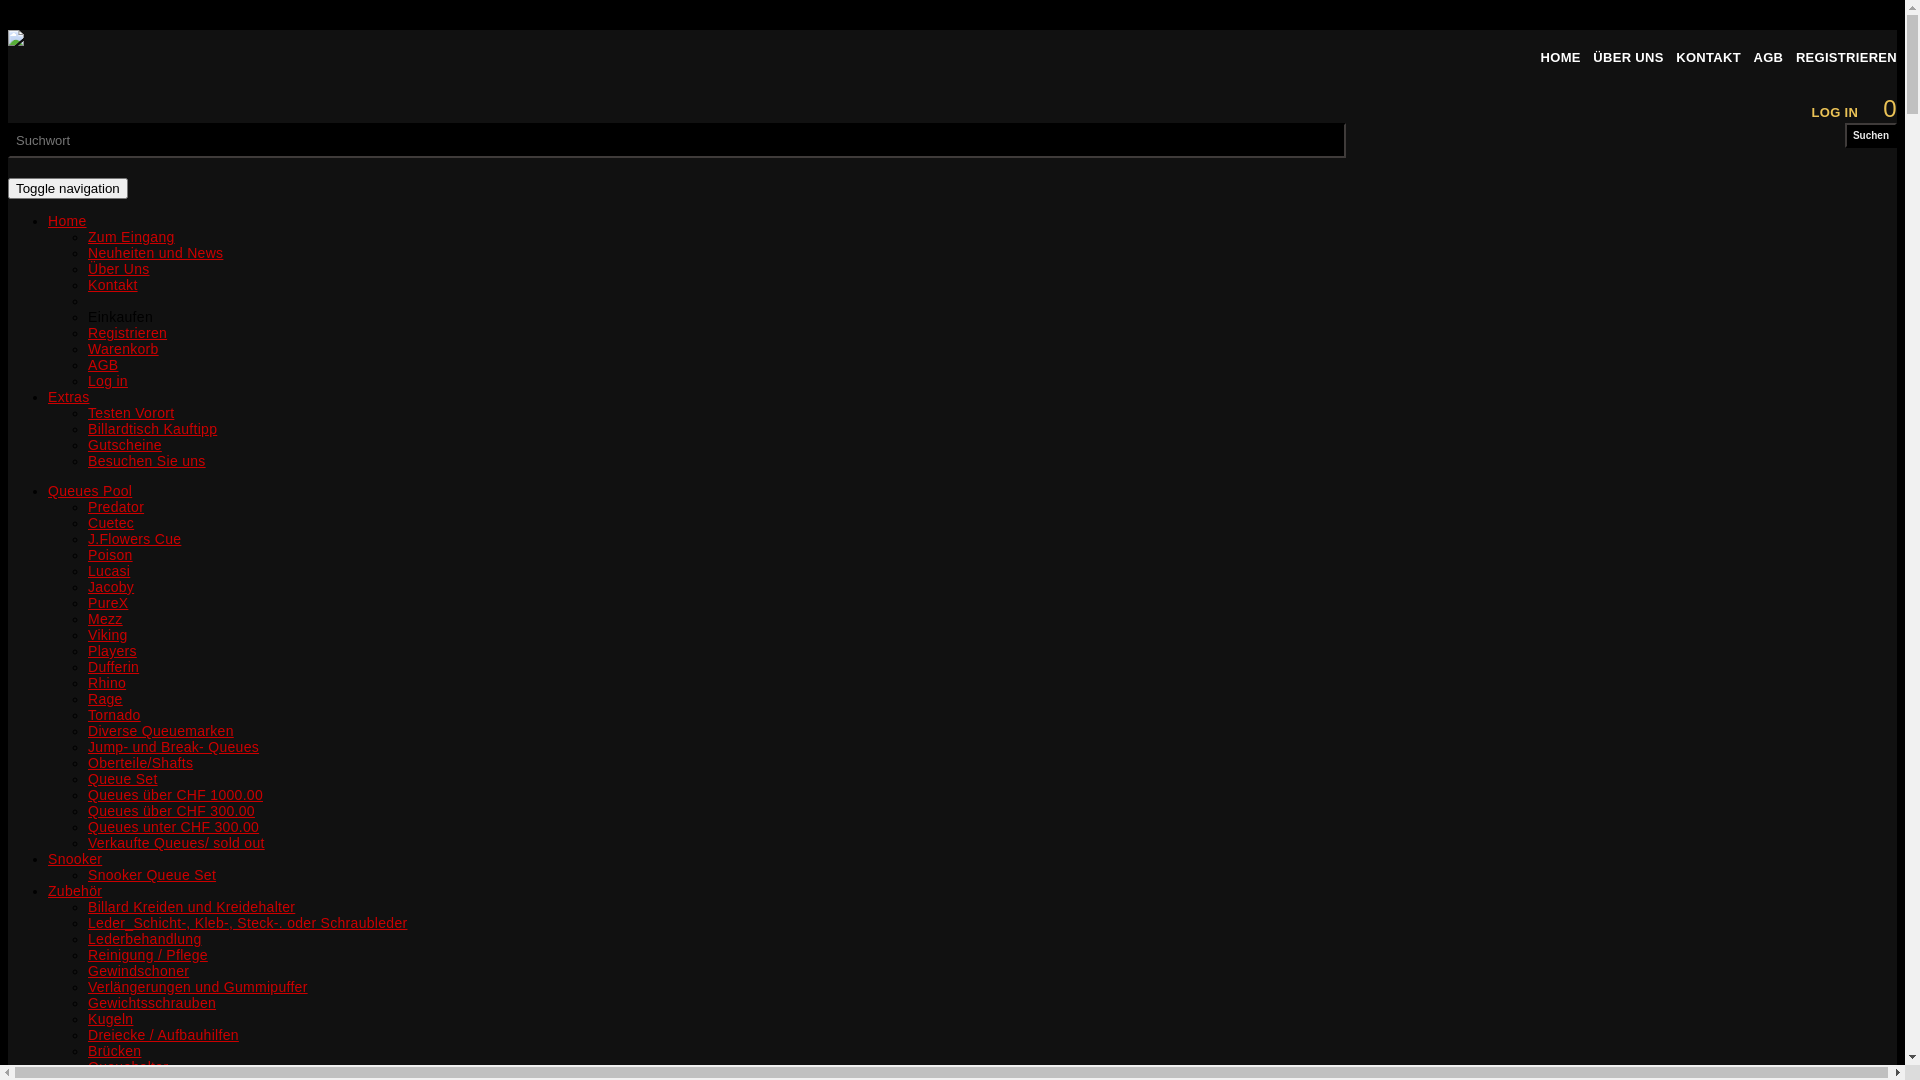  What do you see at coordinates (151, 427) in the screenshot?
I see `'Billardtisch Kauftipp'` at bounding box center [151, 427].